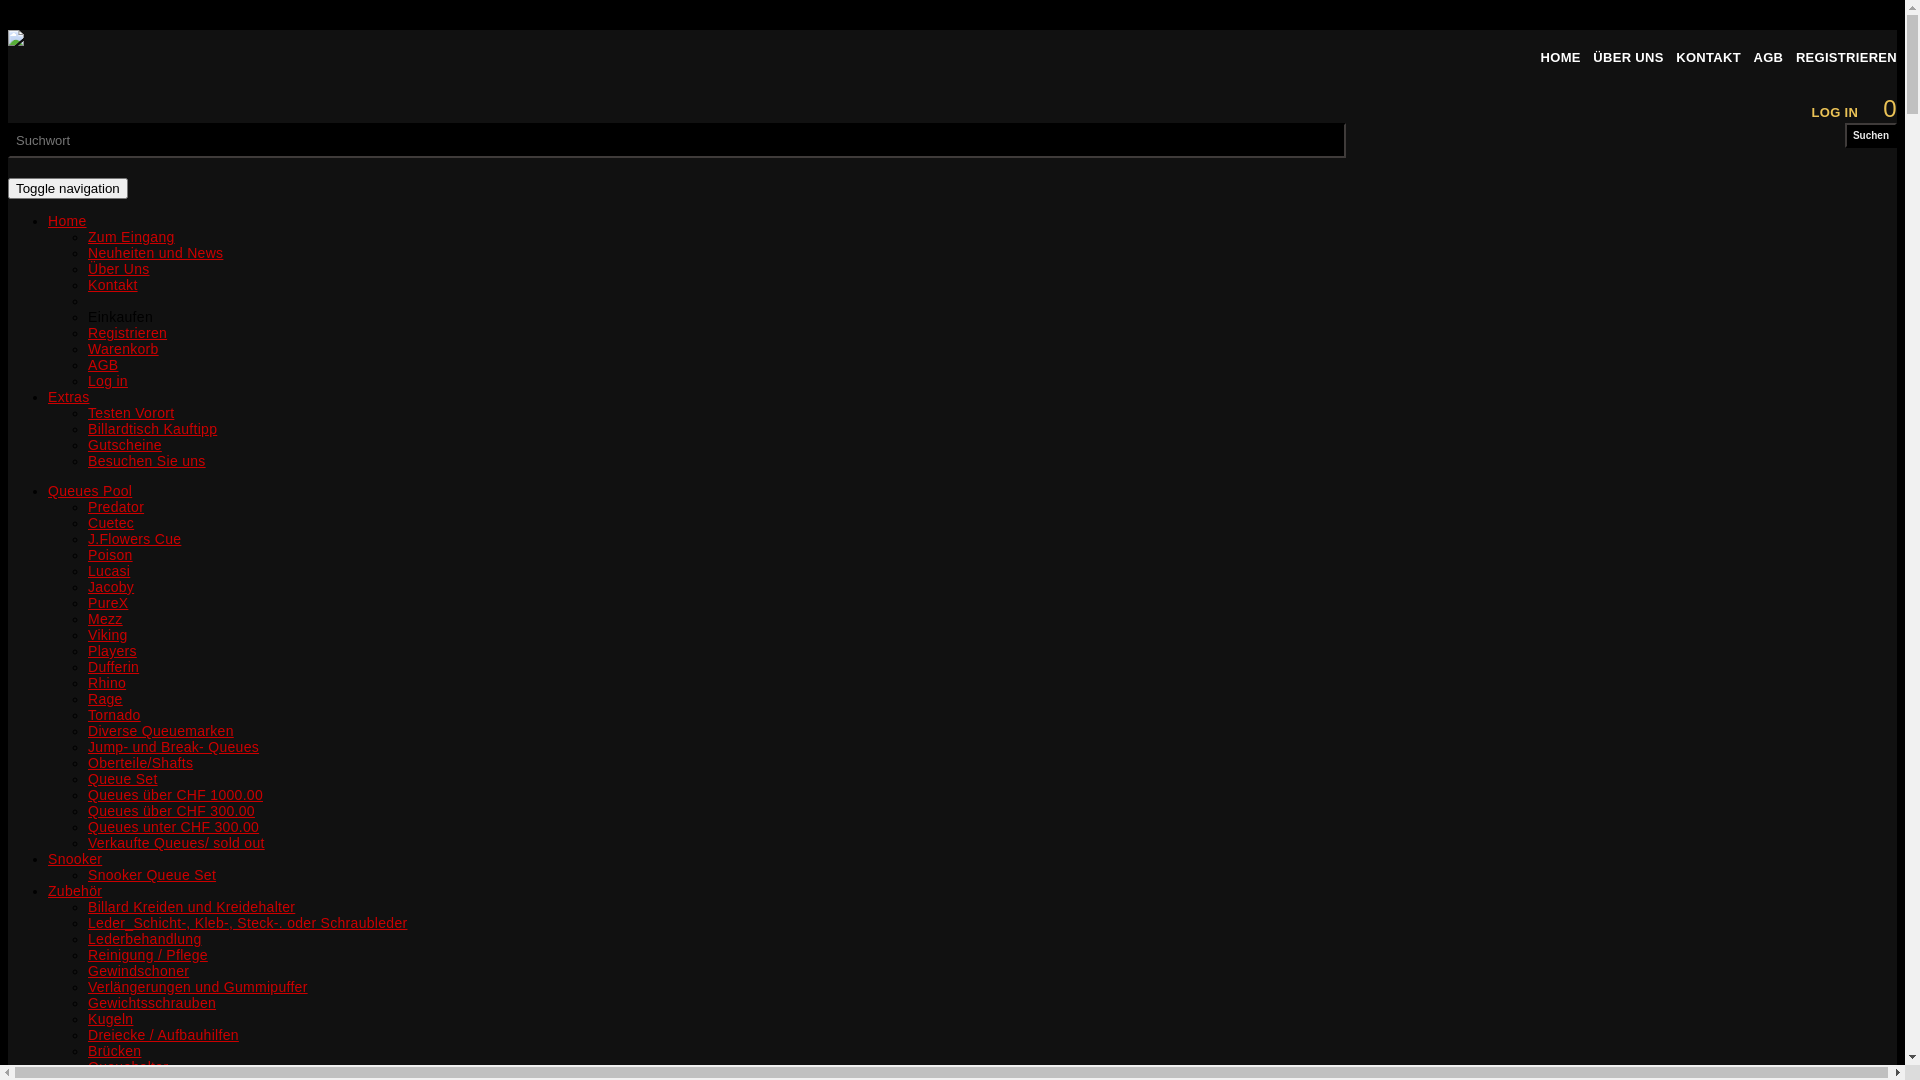  What do you see at coordinates (151, 427) in the screenshot?
I see `'Billardtisch Kauftipp'` at bounding box center [151, 427].